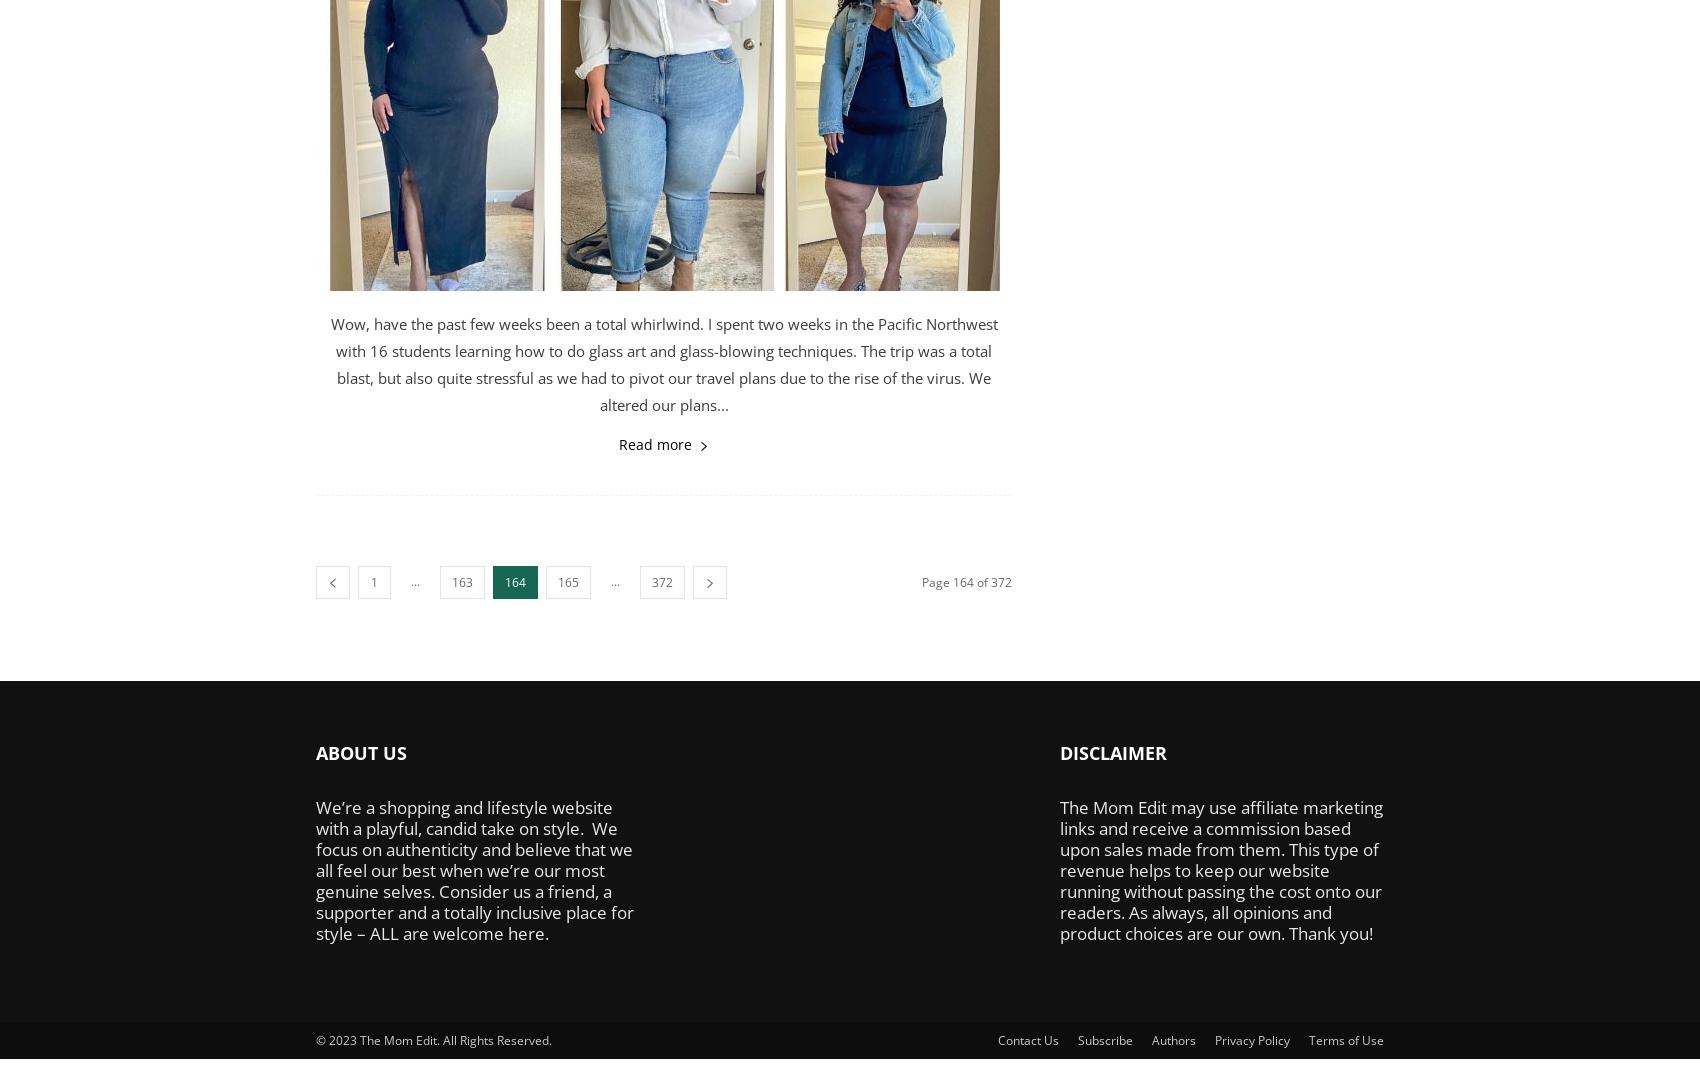 The width and height of the screenshot is (1700, 1079). I want to click on '163', so click(462, 582).